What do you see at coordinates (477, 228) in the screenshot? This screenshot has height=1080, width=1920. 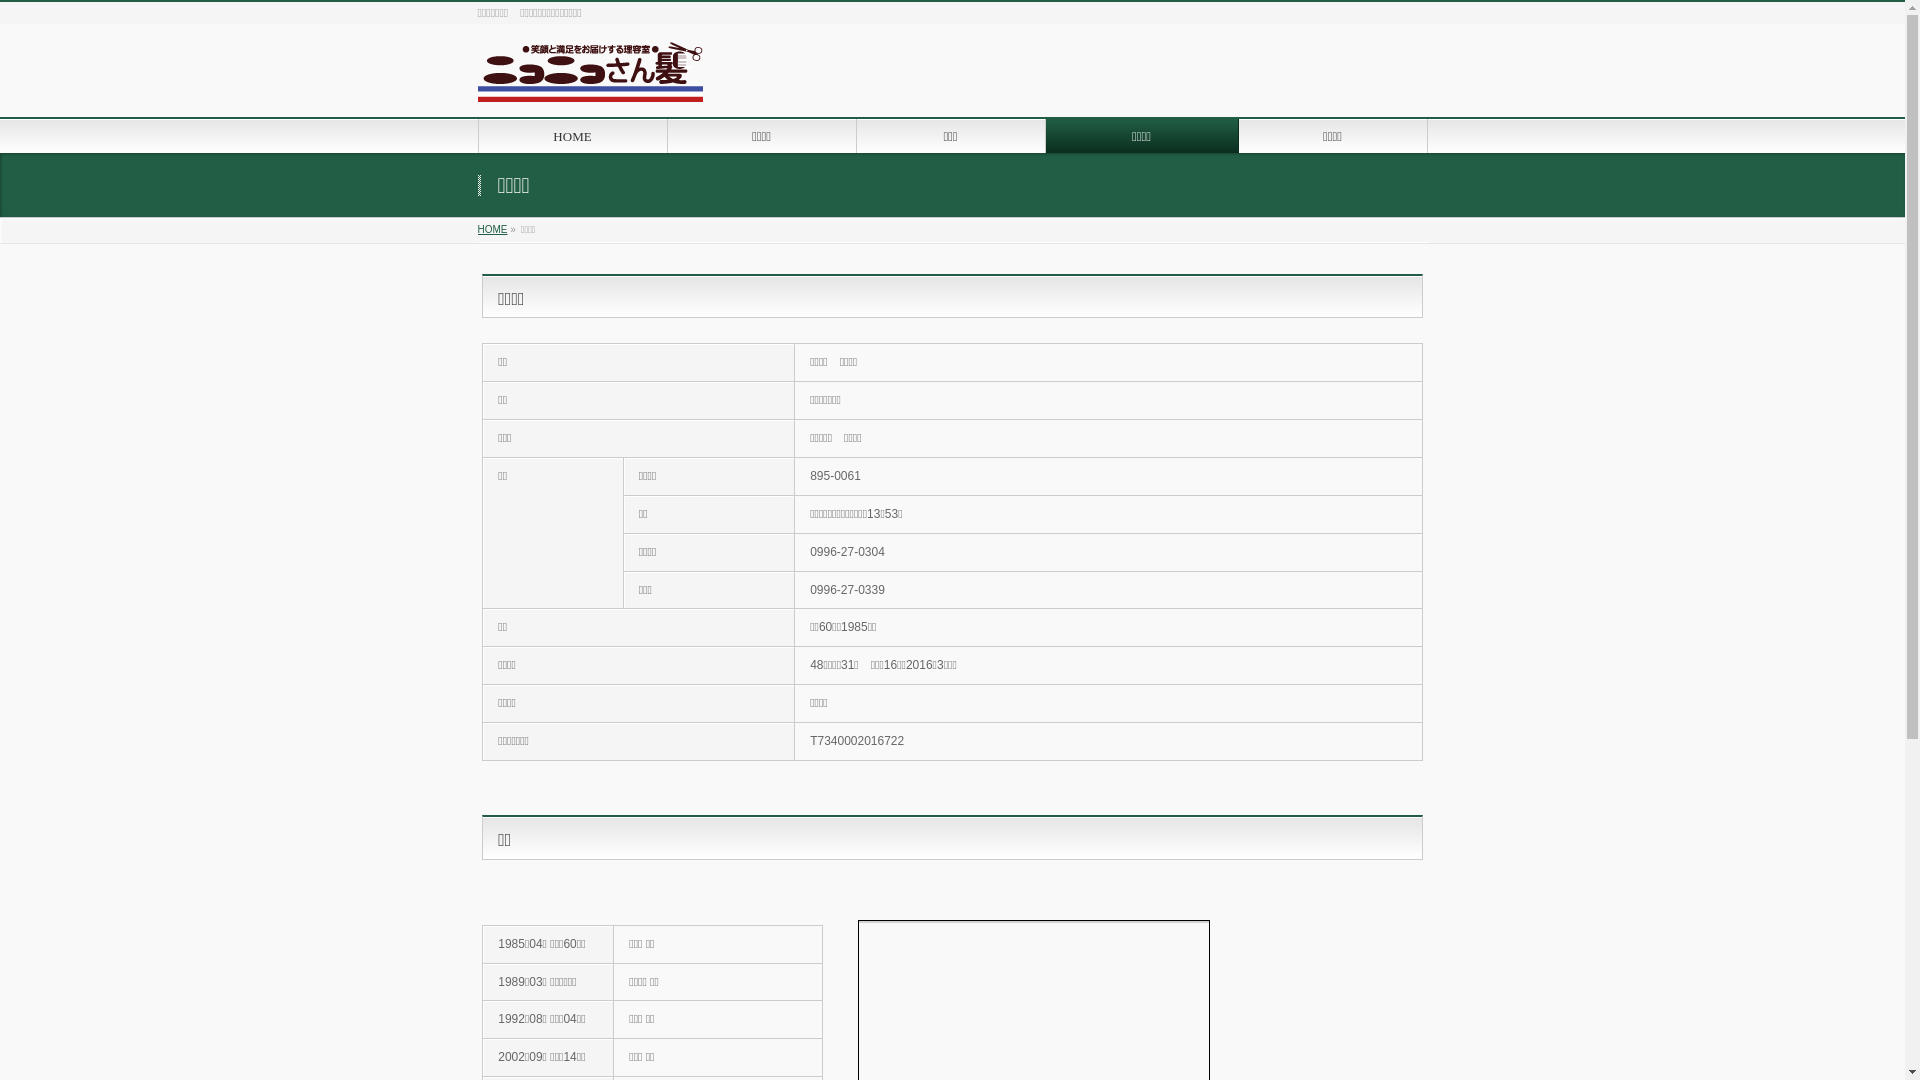 I see `'HOME'` at bounding box center [477, 228].